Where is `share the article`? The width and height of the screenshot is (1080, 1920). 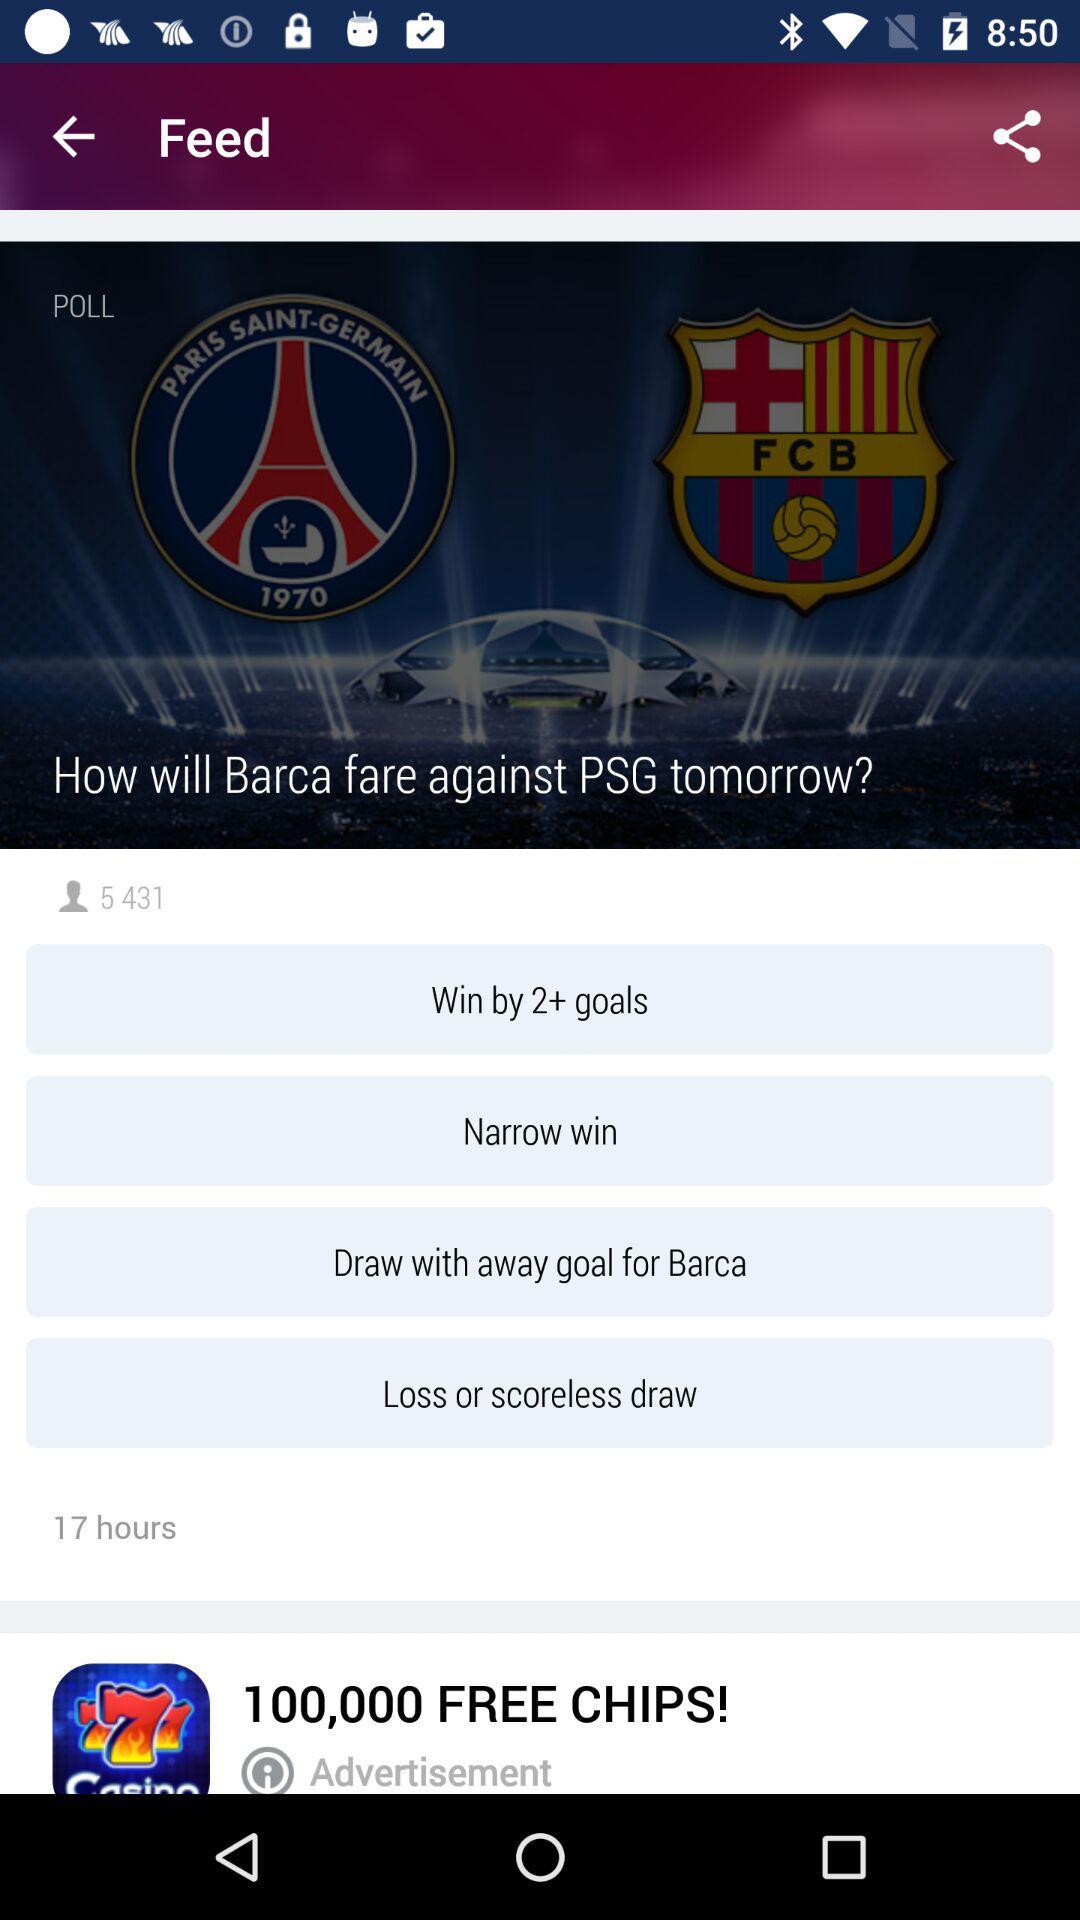 share the article is located at coordinates (1017, 135).